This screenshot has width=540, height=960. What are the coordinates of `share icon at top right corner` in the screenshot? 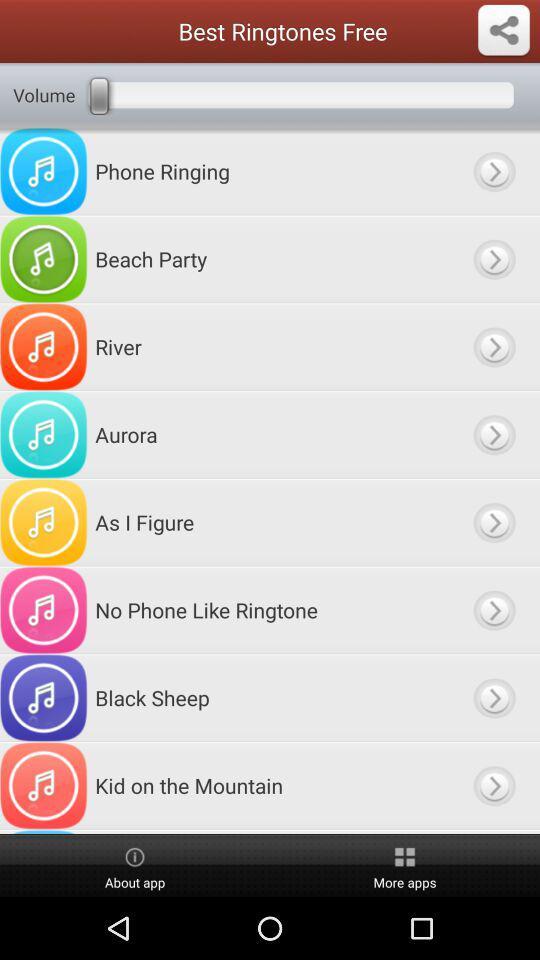 It's located at (502, 30).